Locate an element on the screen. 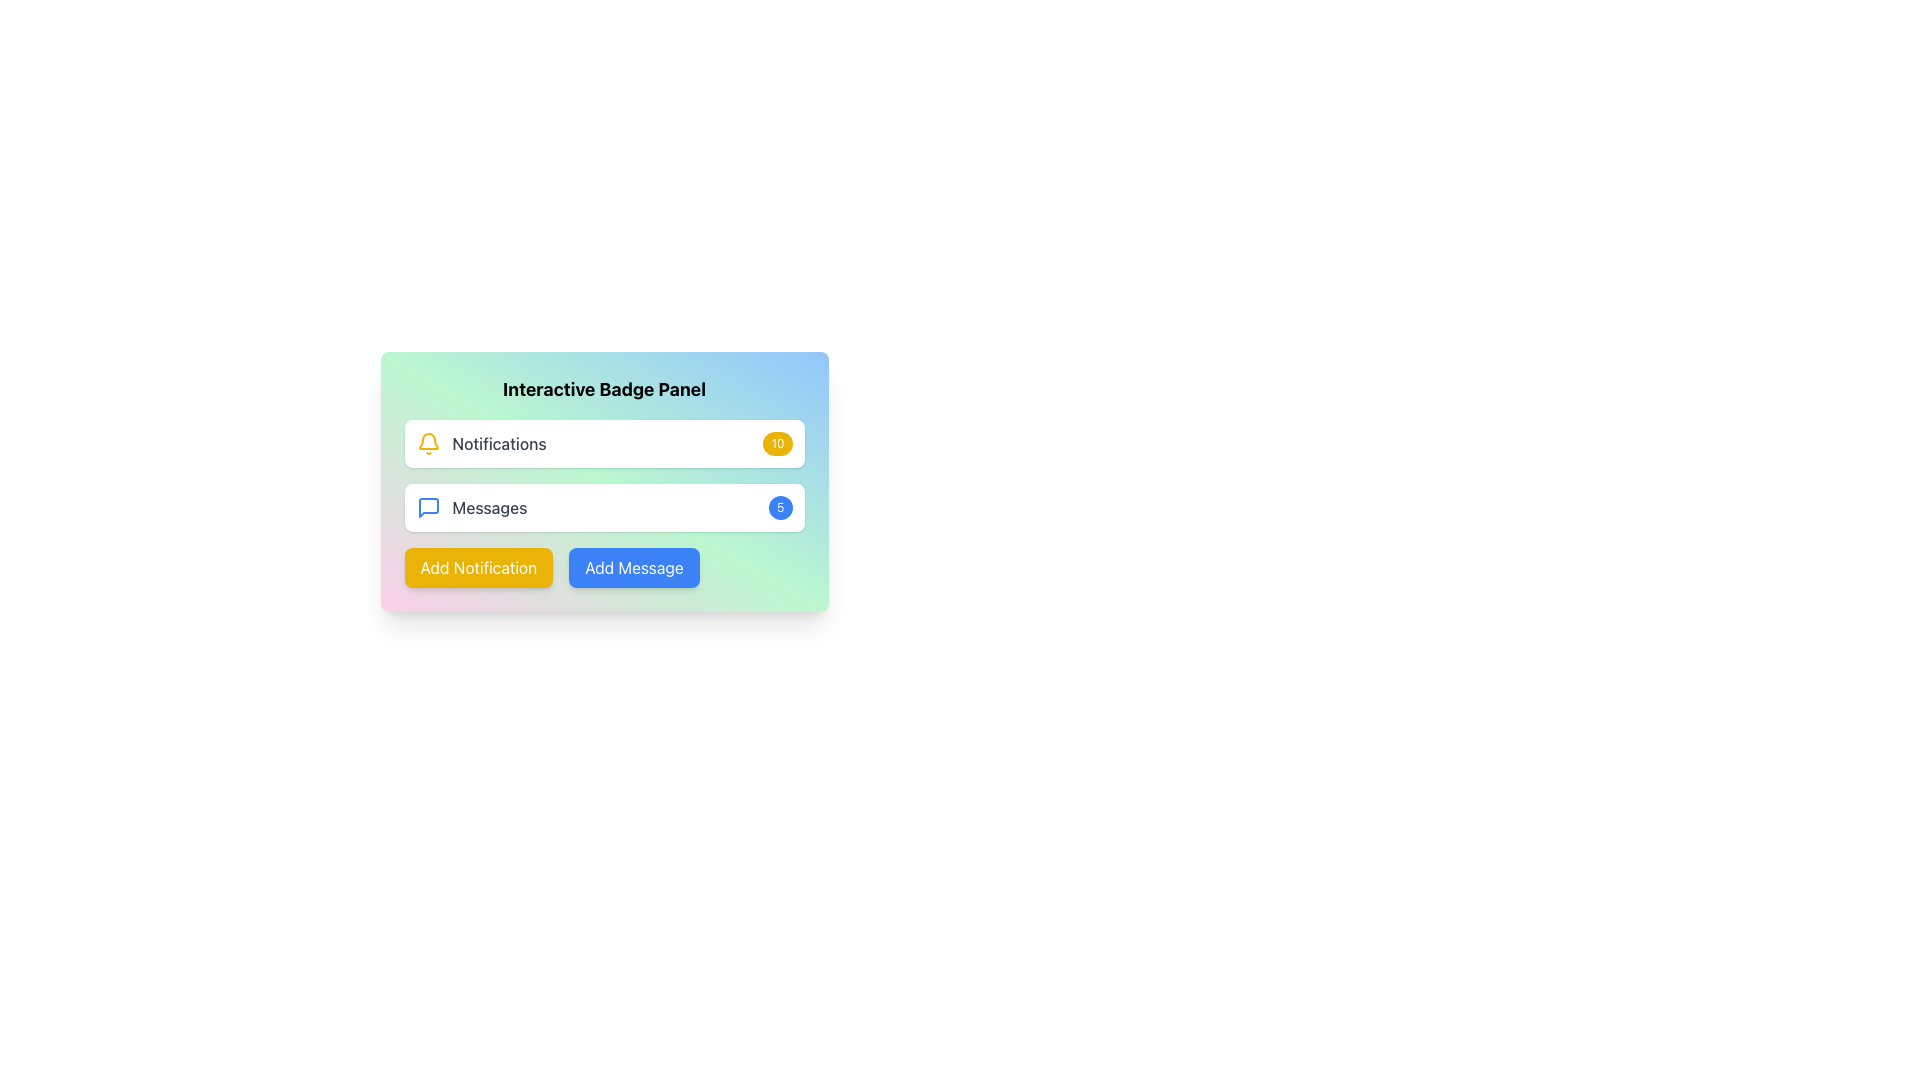  the Badge element displaying a numerical indicator for notifications located at the right end of the 'Notifications' label is located at coordinates (776, 442).